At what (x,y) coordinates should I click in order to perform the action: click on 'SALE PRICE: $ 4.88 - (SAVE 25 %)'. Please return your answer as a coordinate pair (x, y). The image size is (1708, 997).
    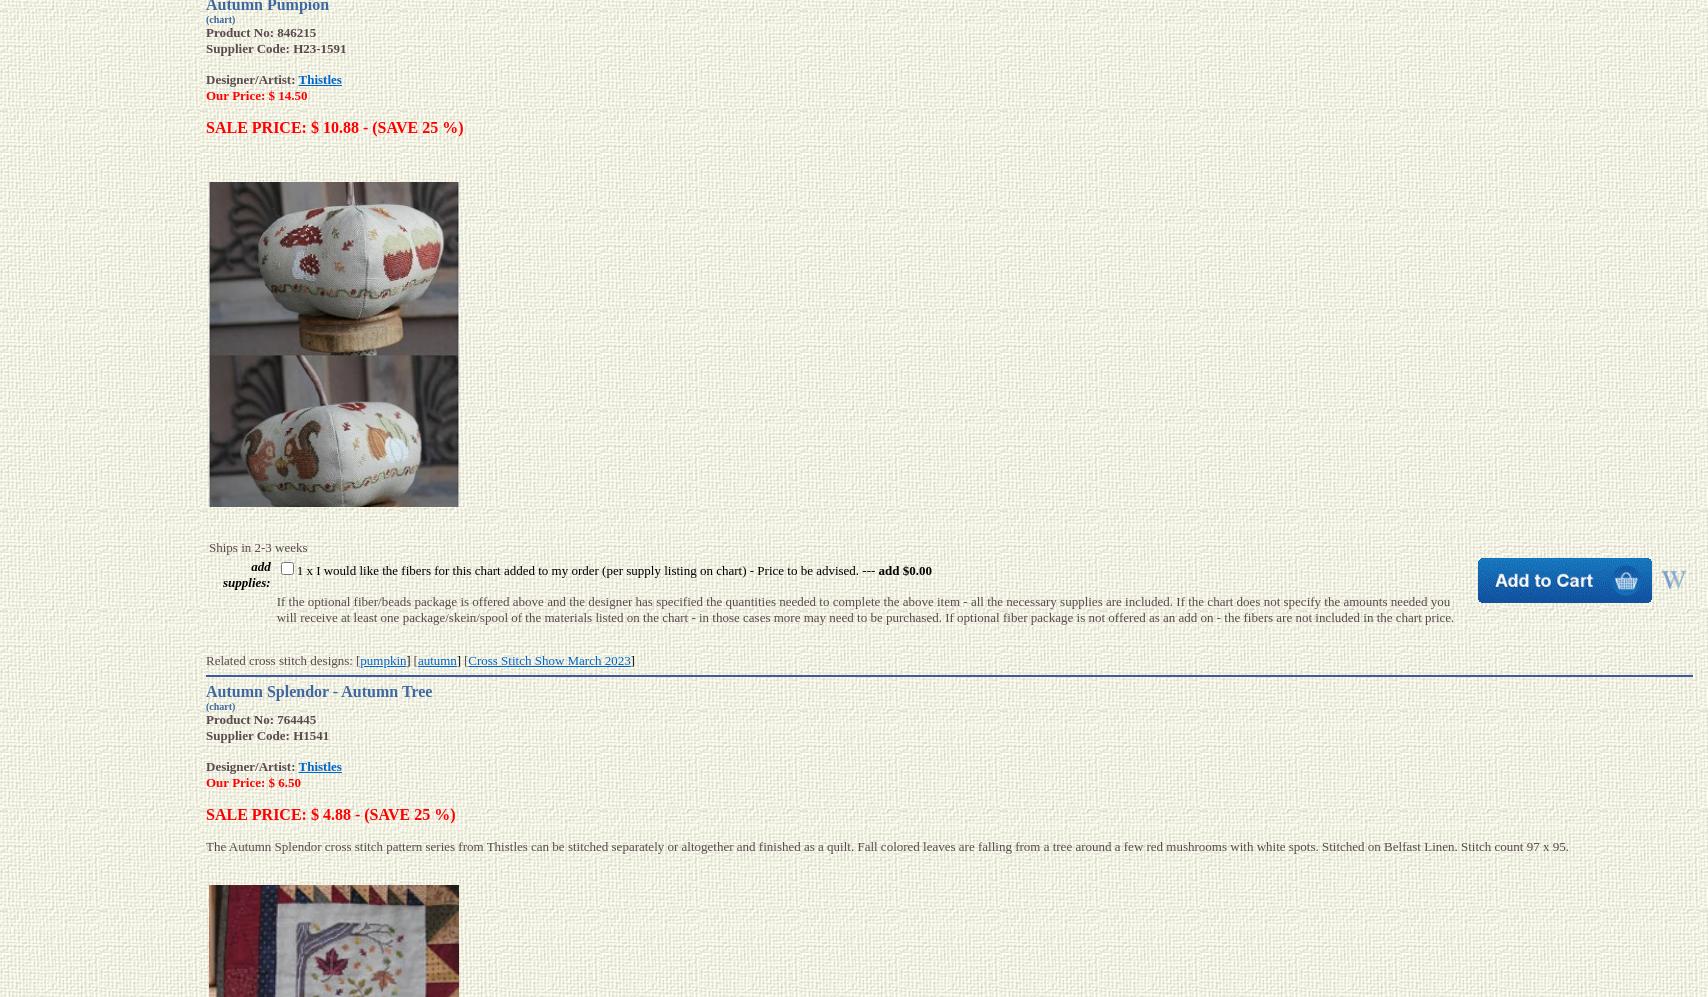
    Looking at the image, I should click on (330, 813).